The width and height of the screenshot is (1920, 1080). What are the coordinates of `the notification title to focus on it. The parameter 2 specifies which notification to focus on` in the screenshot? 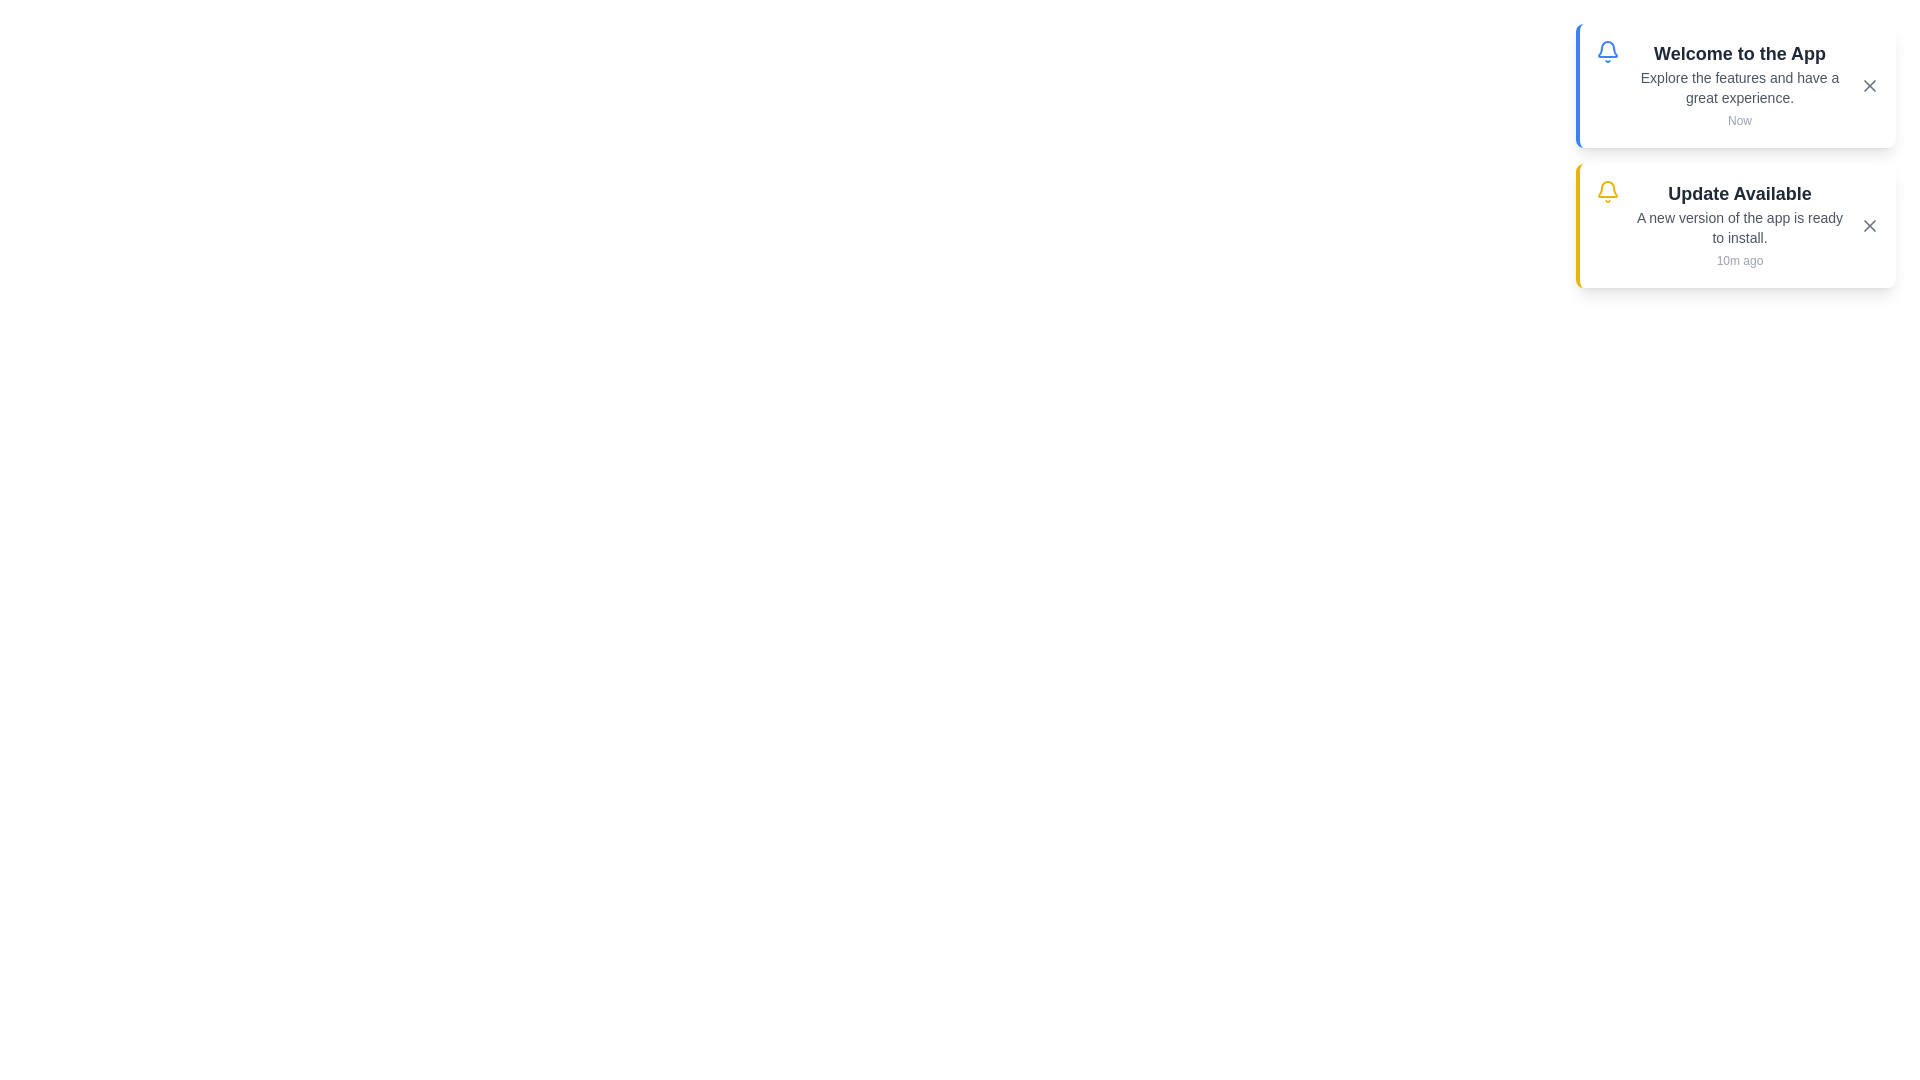 It's located at (1738, 193).